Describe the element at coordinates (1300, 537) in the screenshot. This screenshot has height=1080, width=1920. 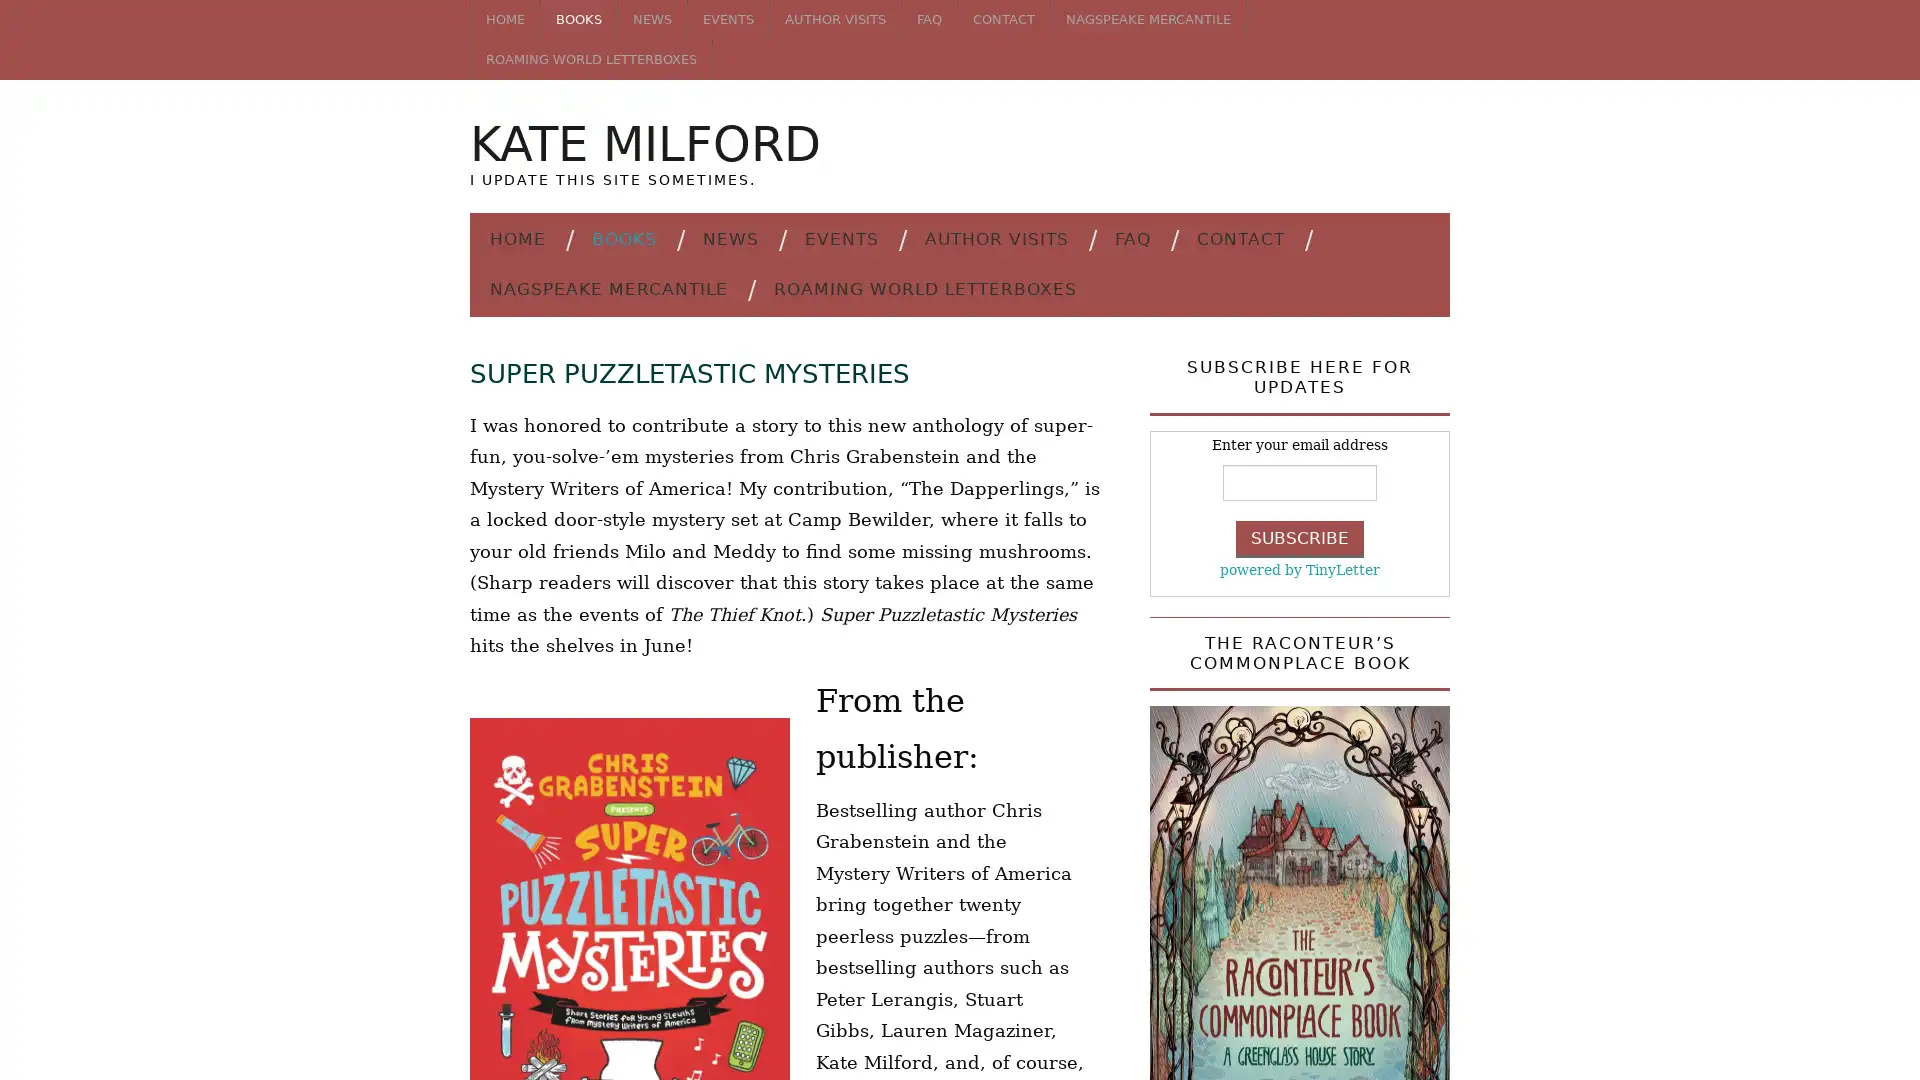
I see `Subscribe` at that location.